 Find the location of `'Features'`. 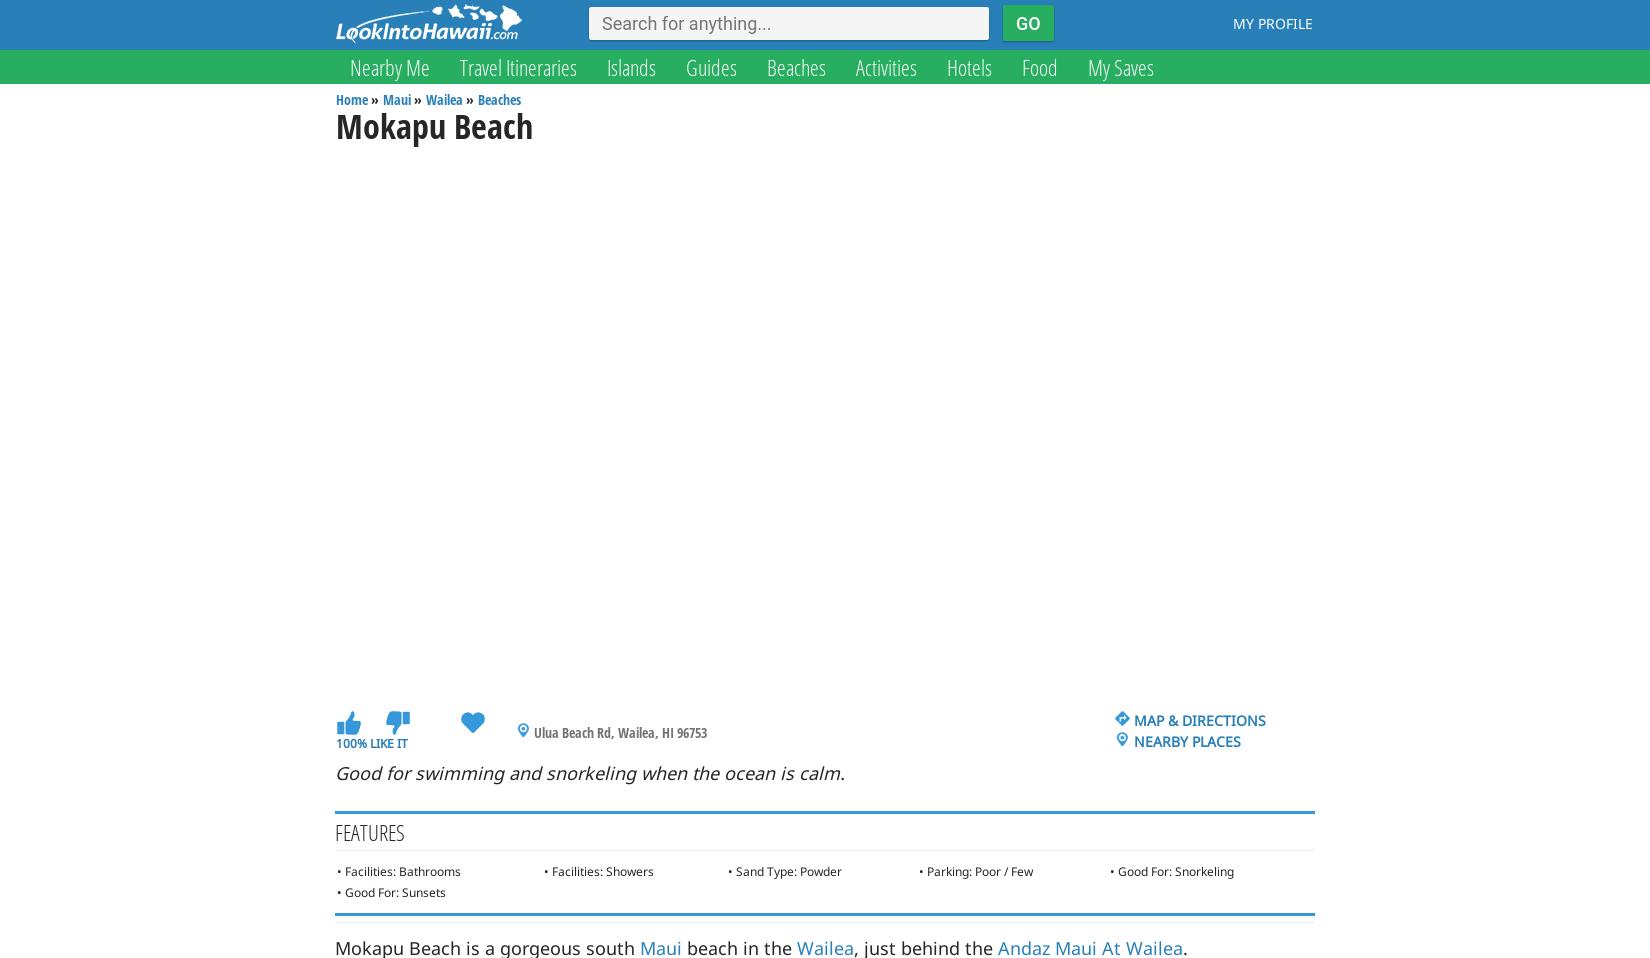

'Features' is located at coordinates (369, 831).